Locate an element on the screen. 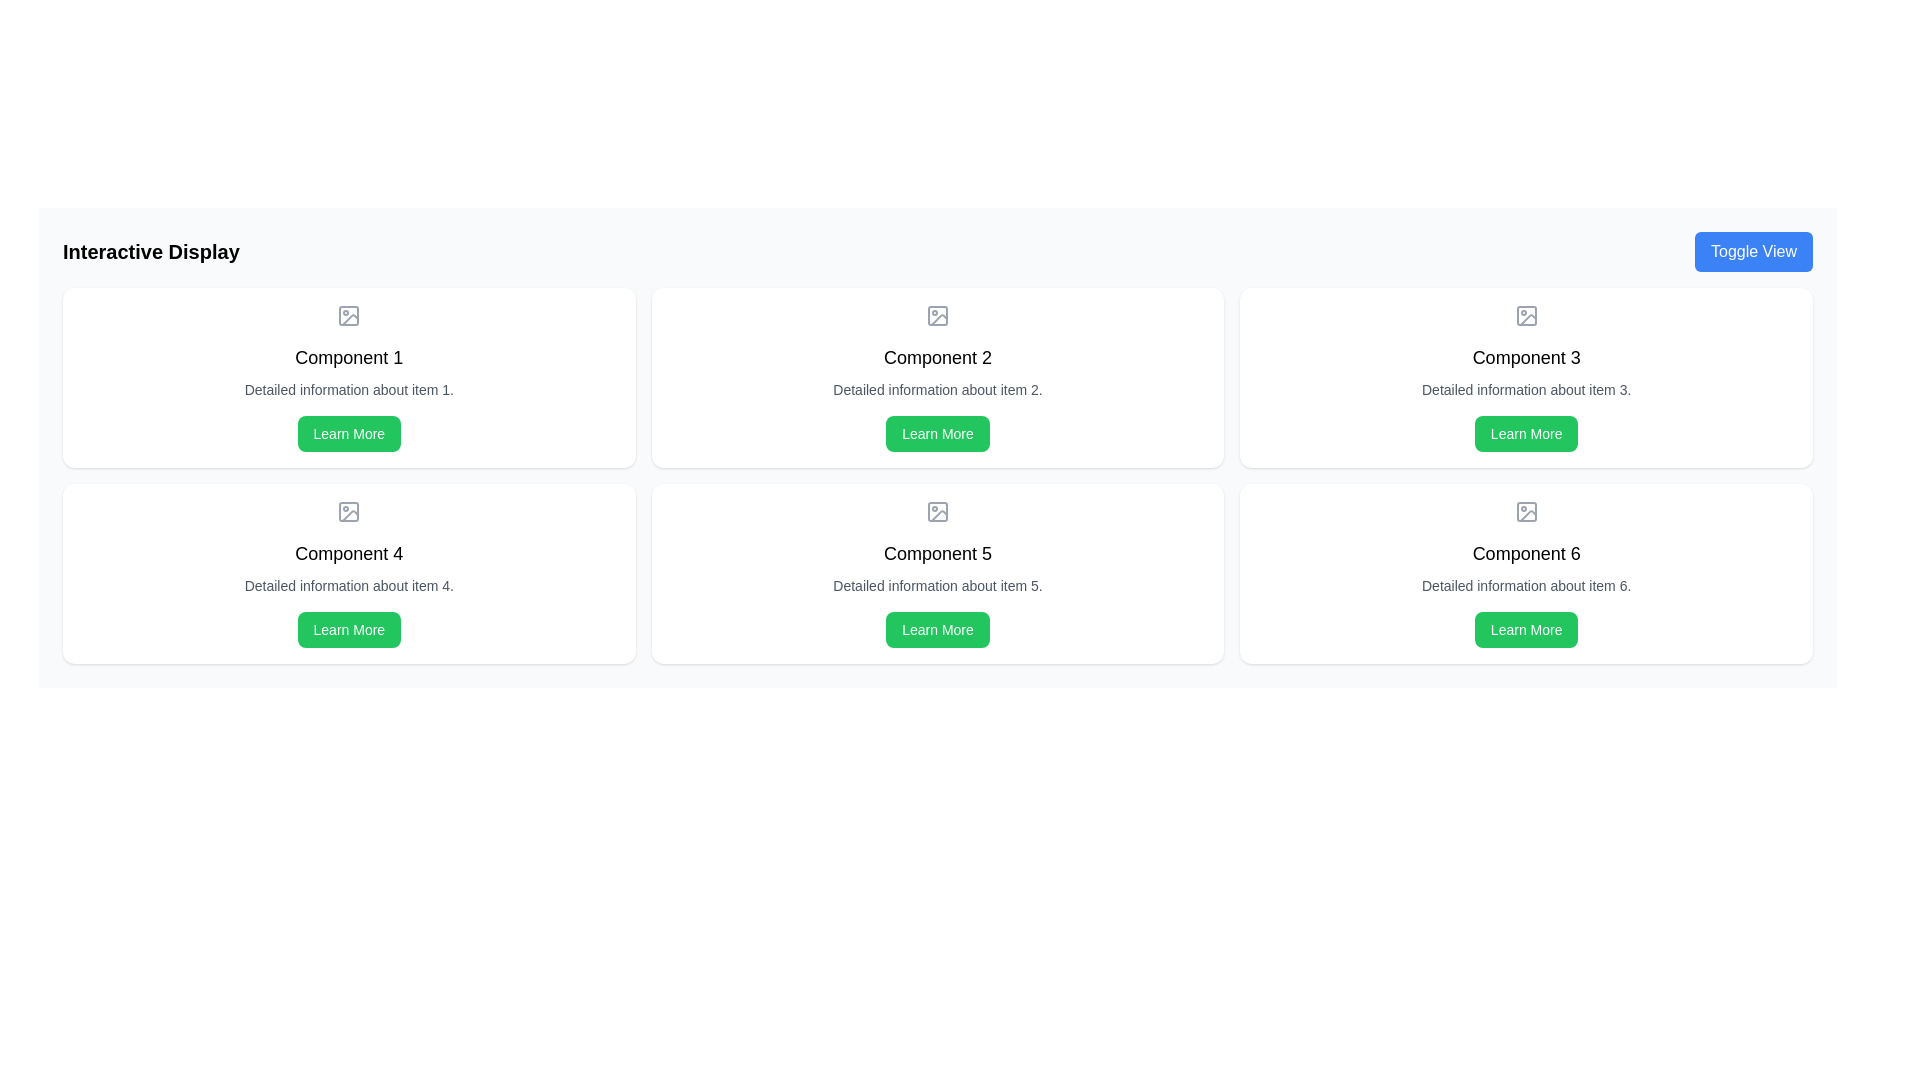 The height and width of the screenshot is (1080, 1920). displayed information from the Content card labeled 'Component 5' which includes a title and a description, and a button 'Learn More' at the bottom is located at coordinates (936, 574).